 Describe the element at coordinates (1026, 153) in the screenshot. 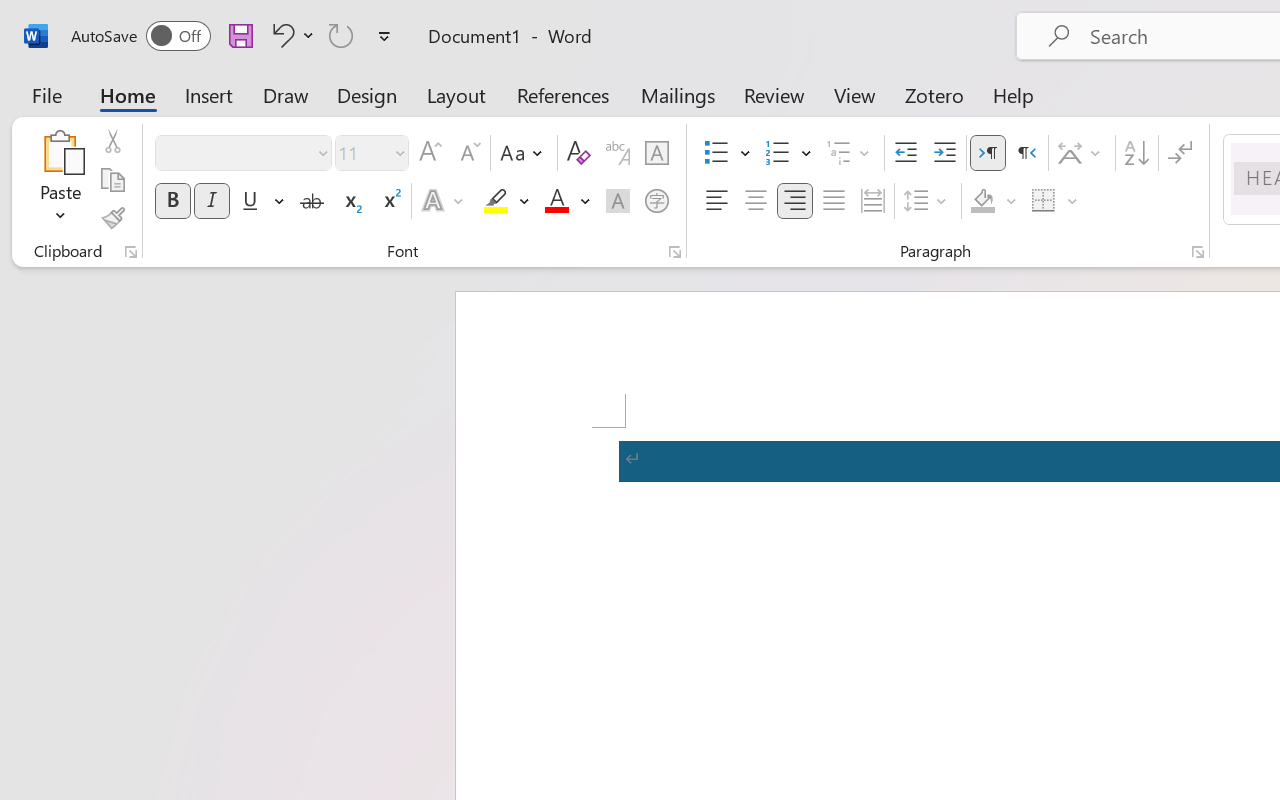

I see `'Right-to-Left'` at that location.